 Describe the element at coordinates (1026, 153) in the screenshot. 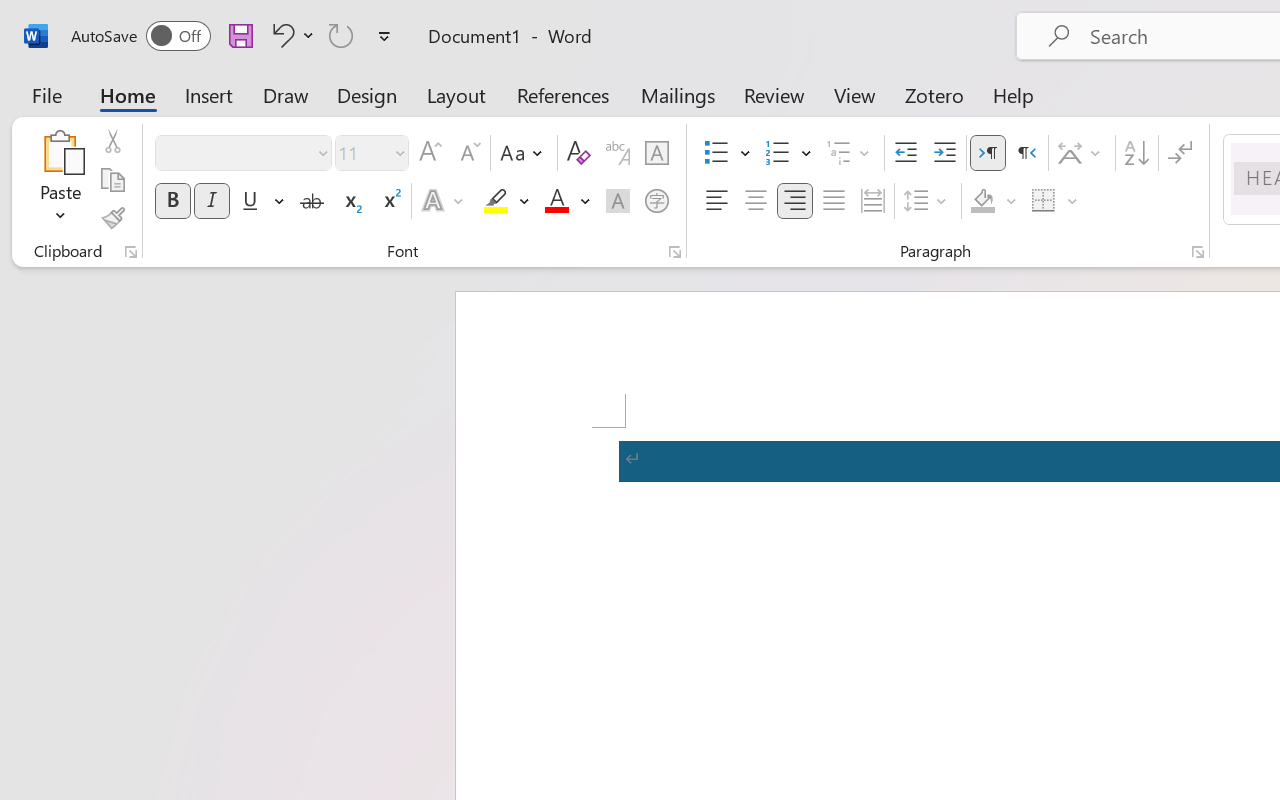

I see `'Right-to-Left'` at that location.